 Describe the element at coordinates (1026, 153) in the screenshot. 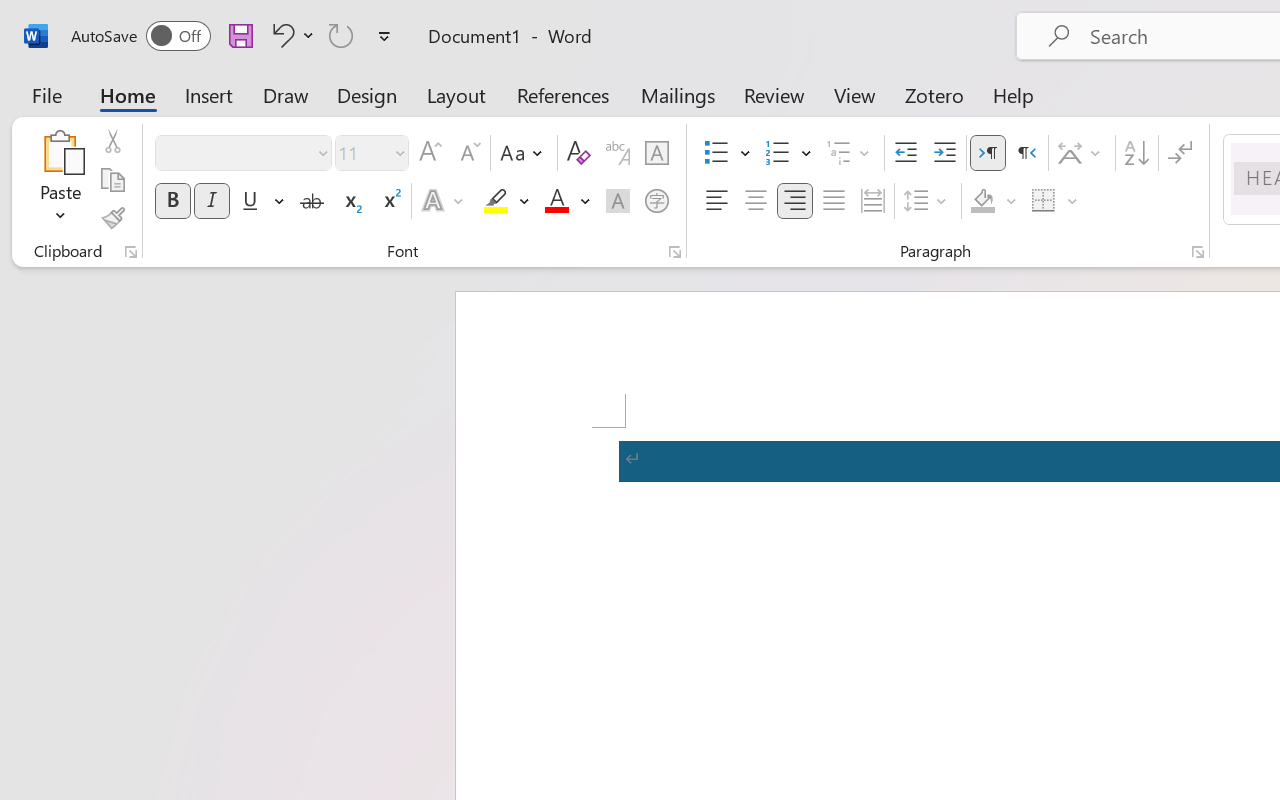

I see `'Right-to-Left'` at that location.